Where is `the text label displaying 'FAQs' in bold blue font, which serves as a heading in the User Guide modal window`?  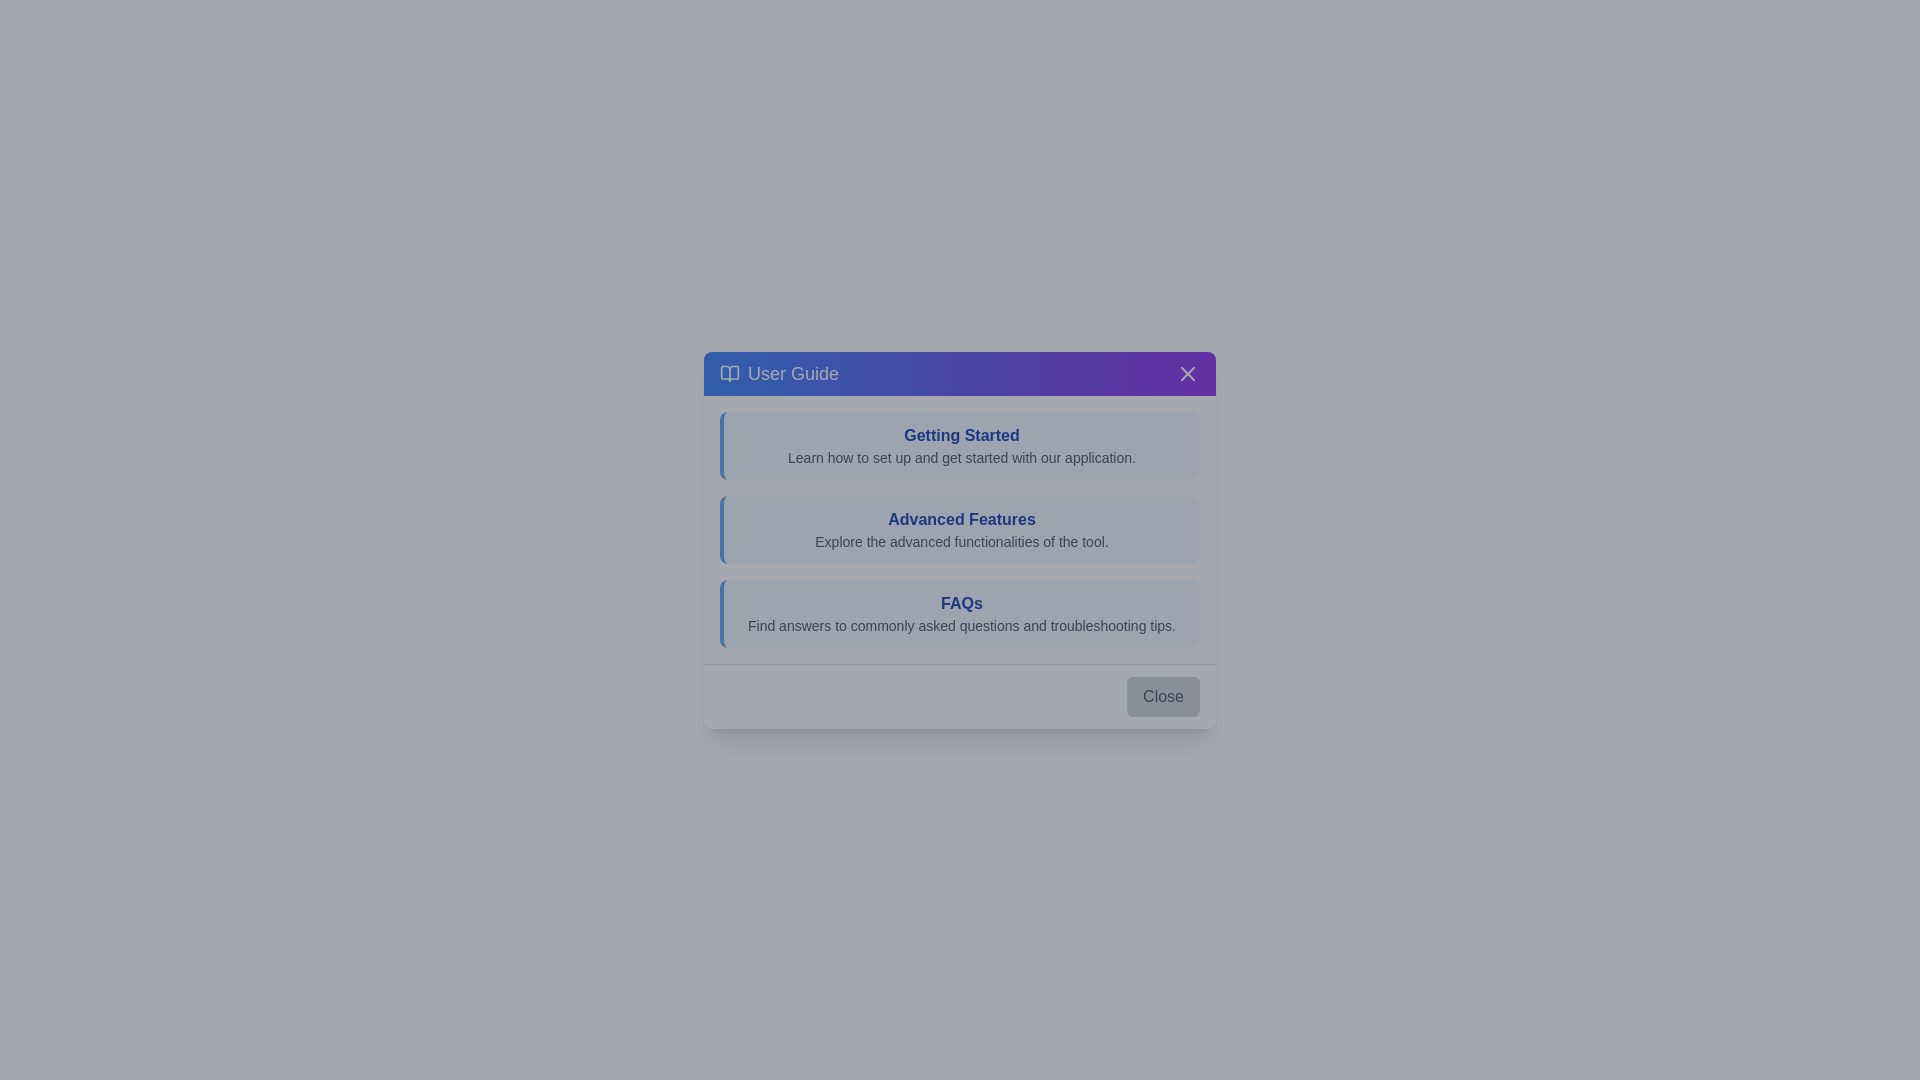 the text label displaying 'FAQs' in bold blue font, which serves as a heading in the User Guide modal window is located at coordinates (961, 602).